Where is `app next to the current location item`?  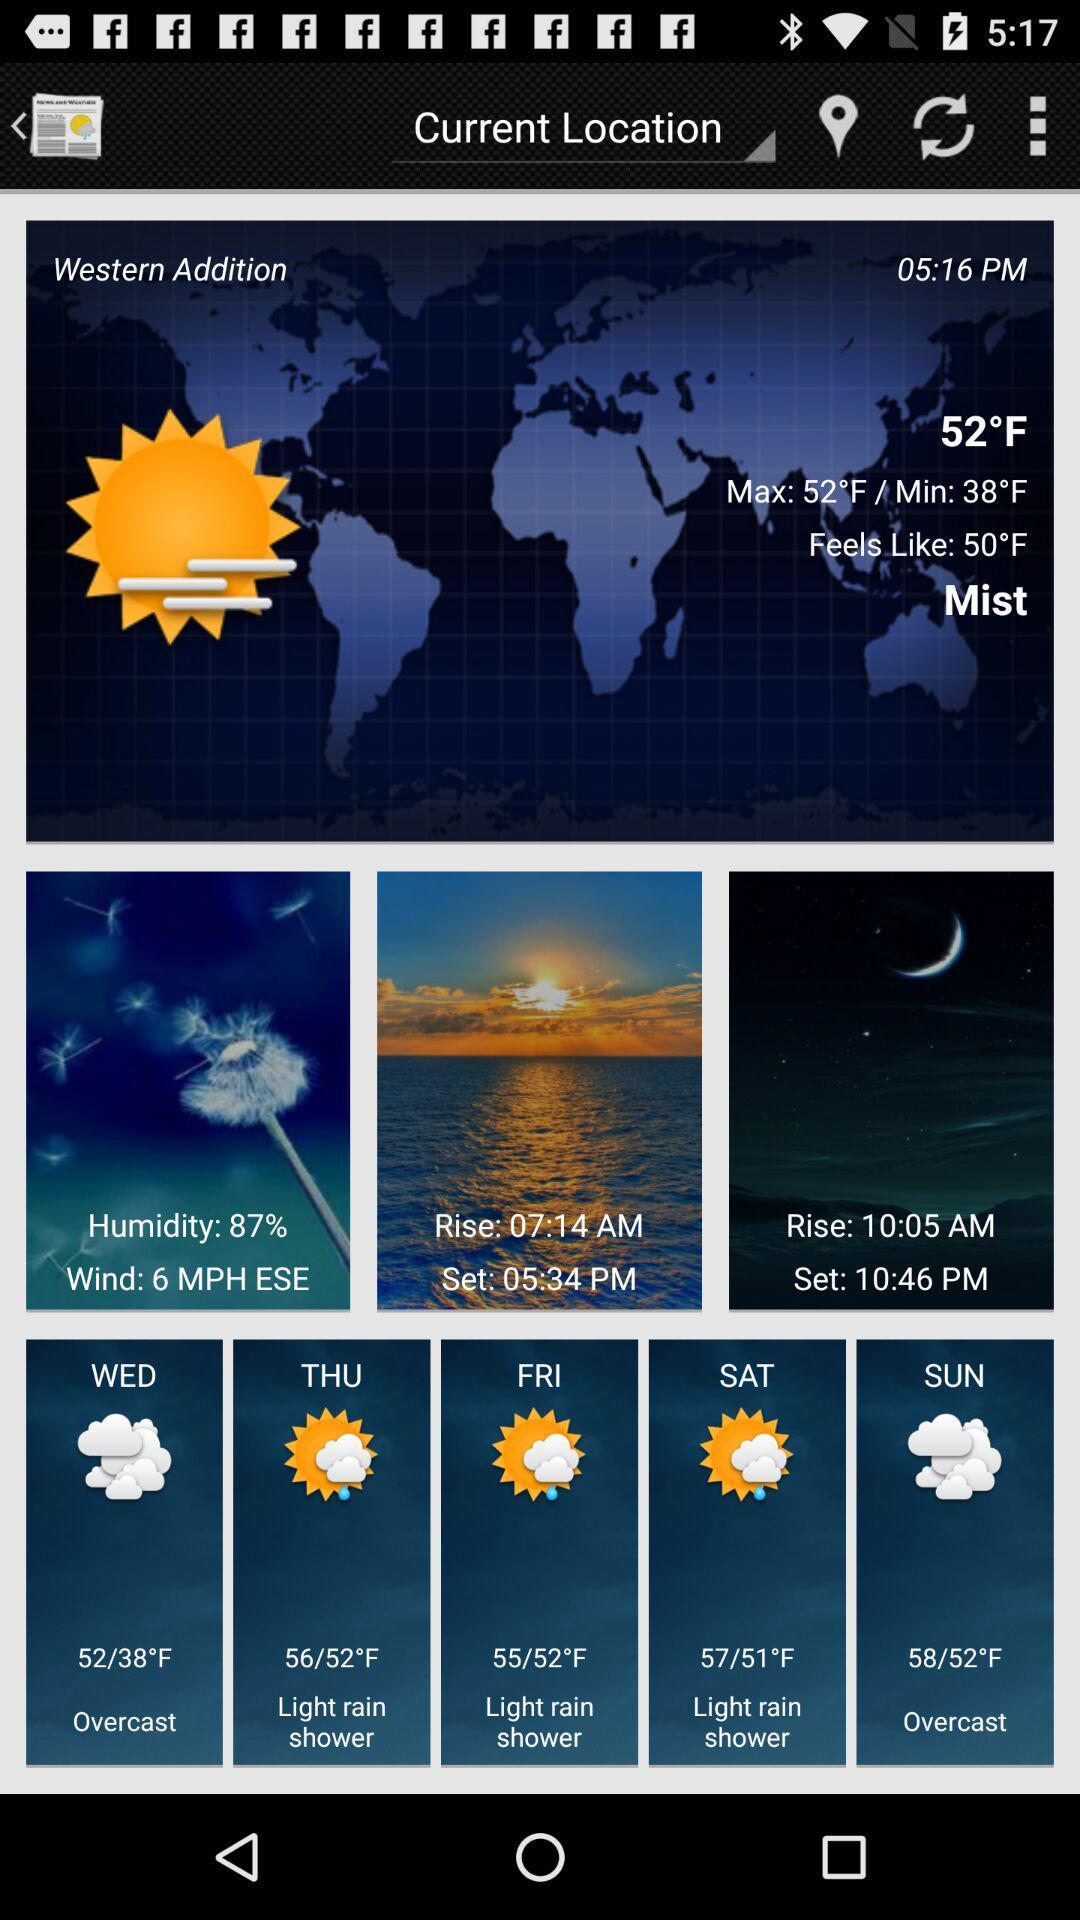
app next to the current location item is located at coordinates (64, 124).